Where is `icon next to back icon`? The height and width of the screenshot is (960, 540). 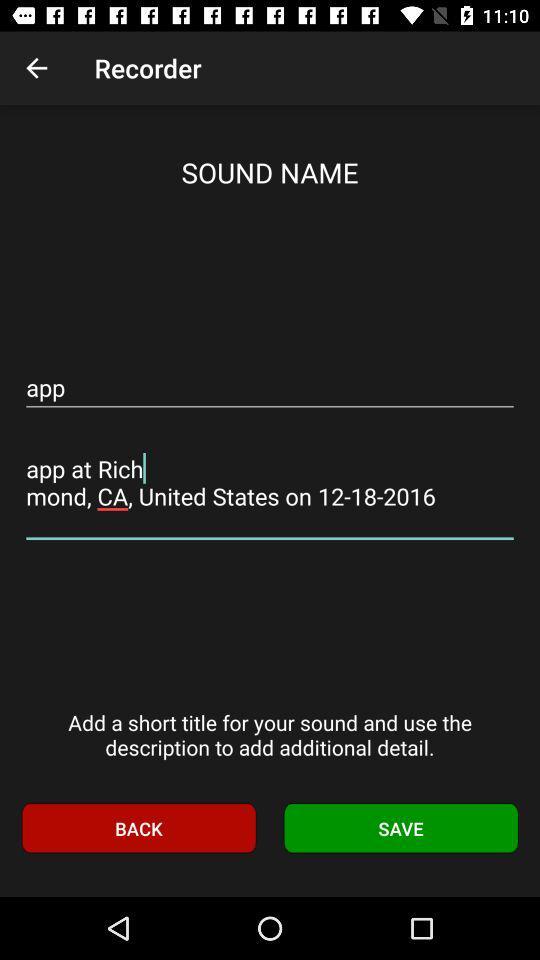 icon next to back icon is located at coordinates (401, 828).